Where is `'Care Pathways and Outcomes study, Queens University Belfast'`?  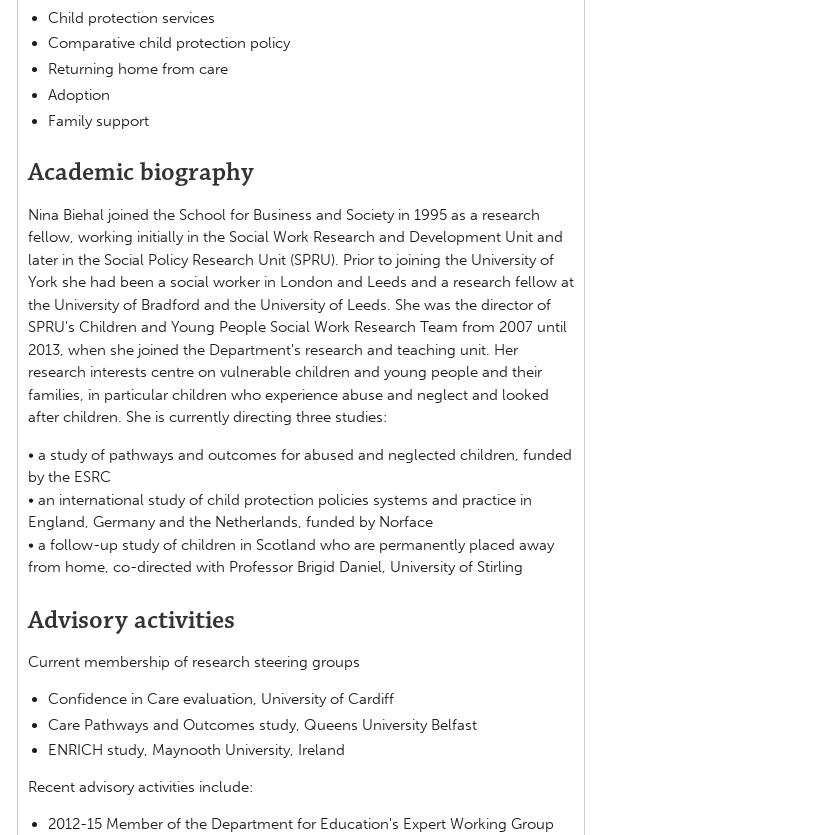 'Care Pathways and Outcomes study, Queens University Belfast' is located at coordinates (261, 724).